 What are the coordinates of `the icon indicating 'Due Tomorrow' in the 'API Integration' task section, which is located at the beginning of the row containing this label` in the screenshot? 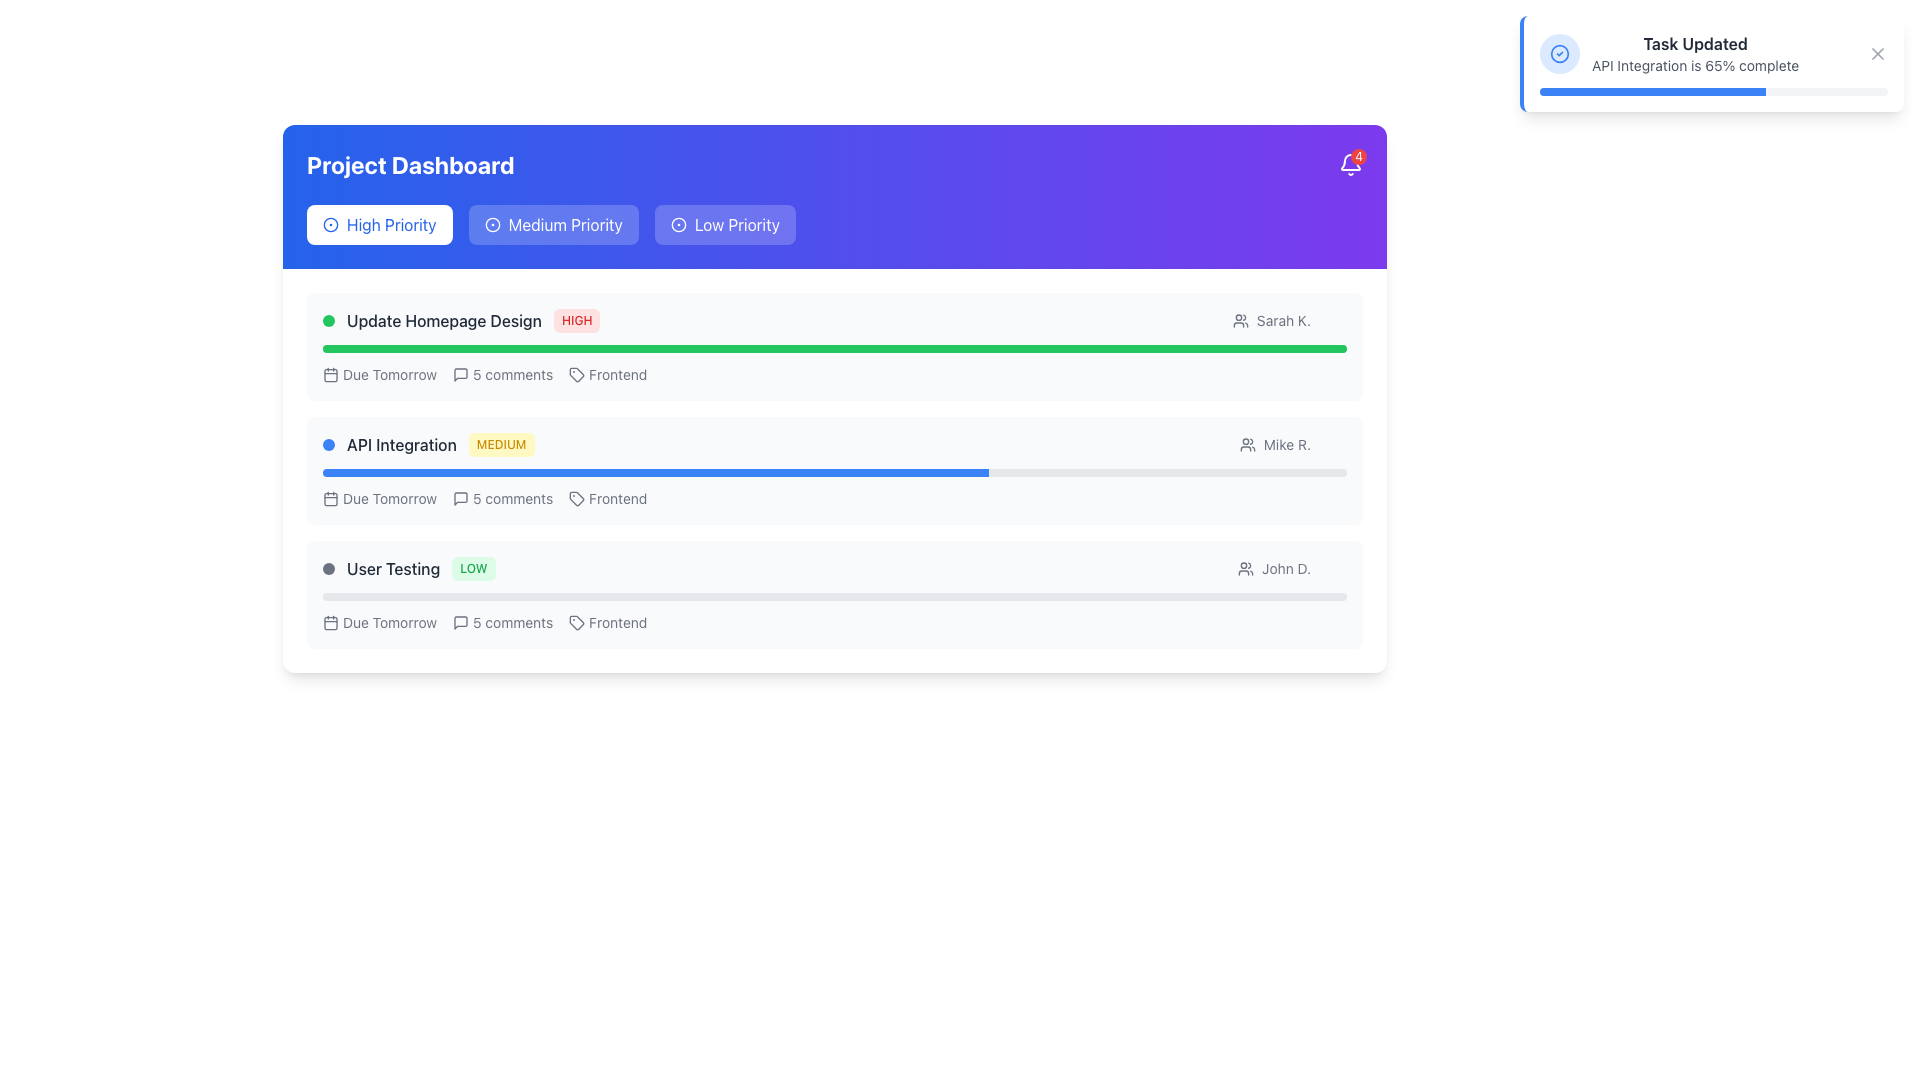 It's located at (331, 497).